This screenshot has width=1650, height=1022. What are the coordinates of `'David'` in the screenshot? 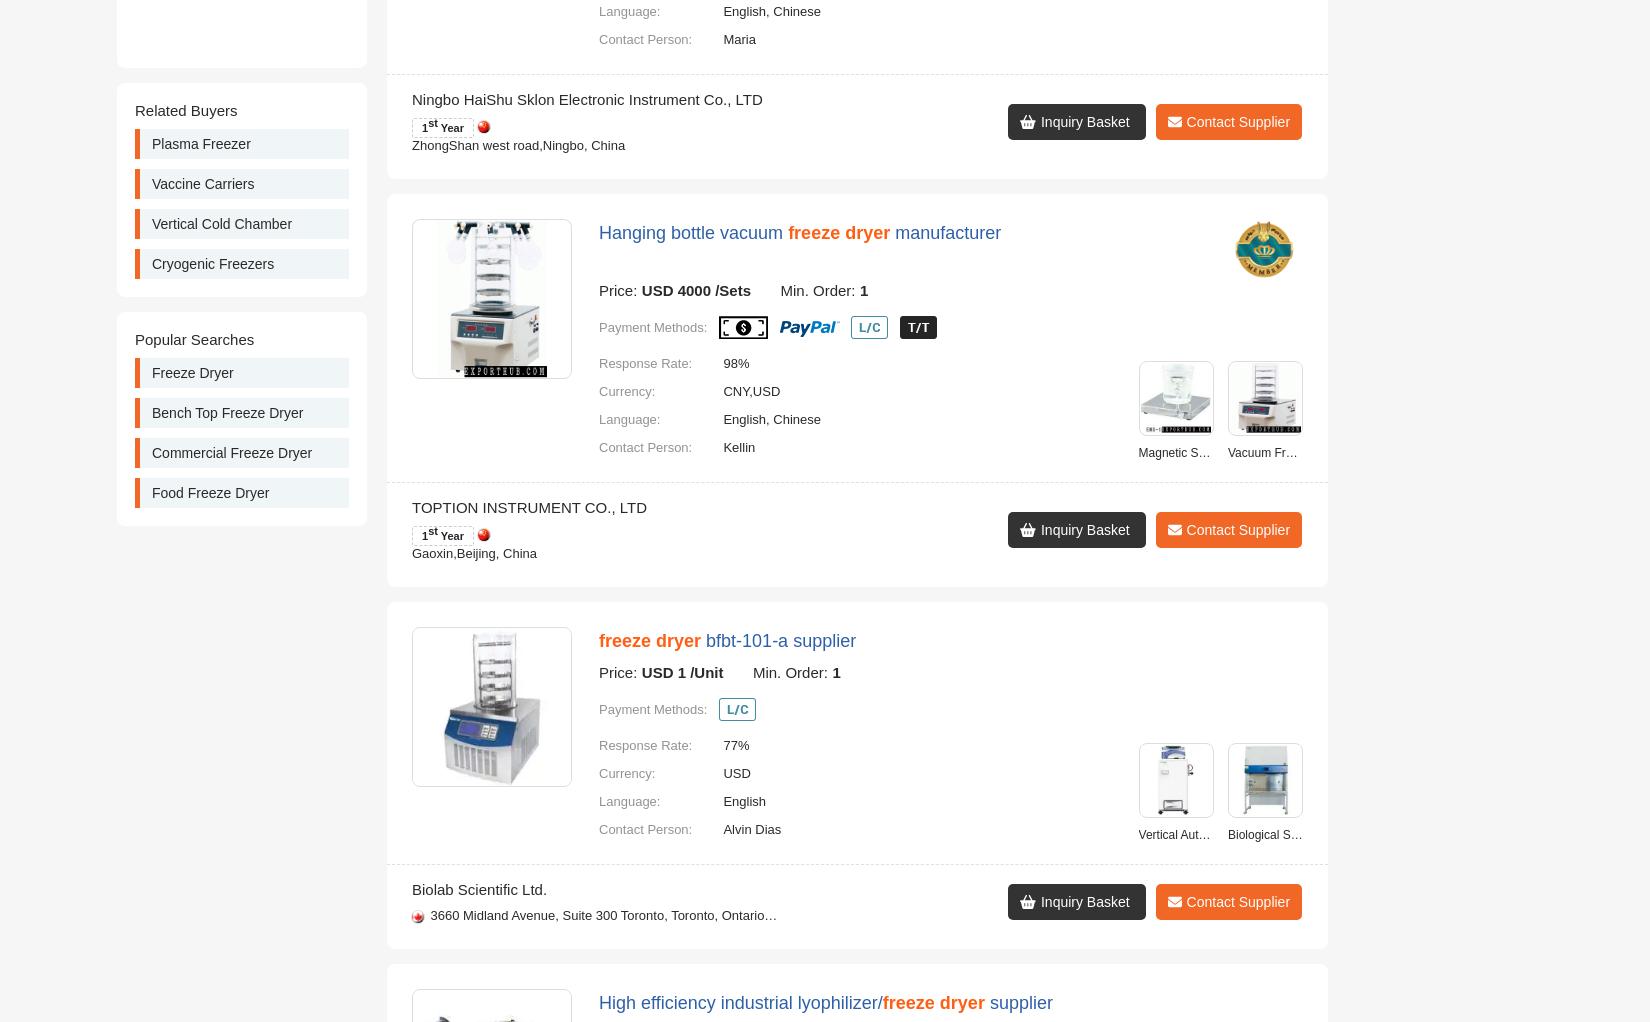 It's located at (738, 220).